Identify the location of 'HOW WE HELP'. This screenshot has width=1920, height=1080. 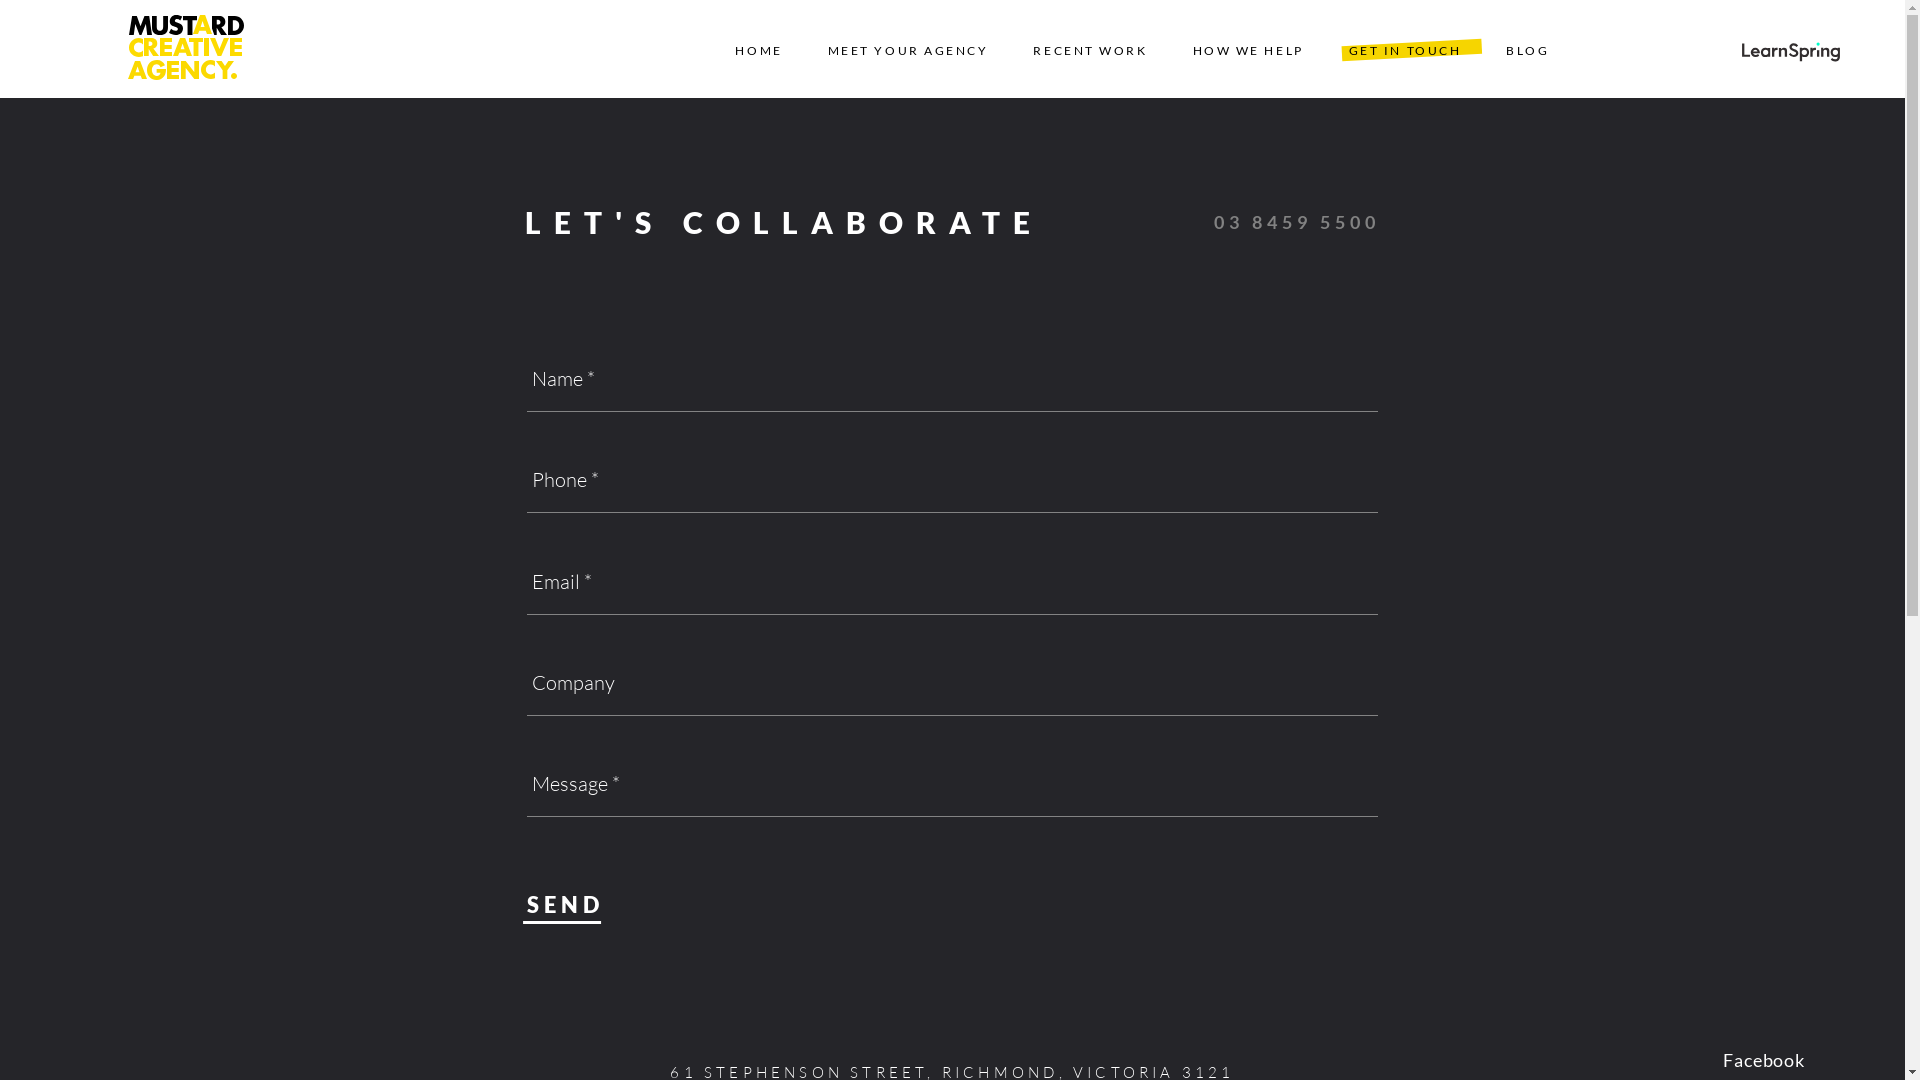
(1185, 49).